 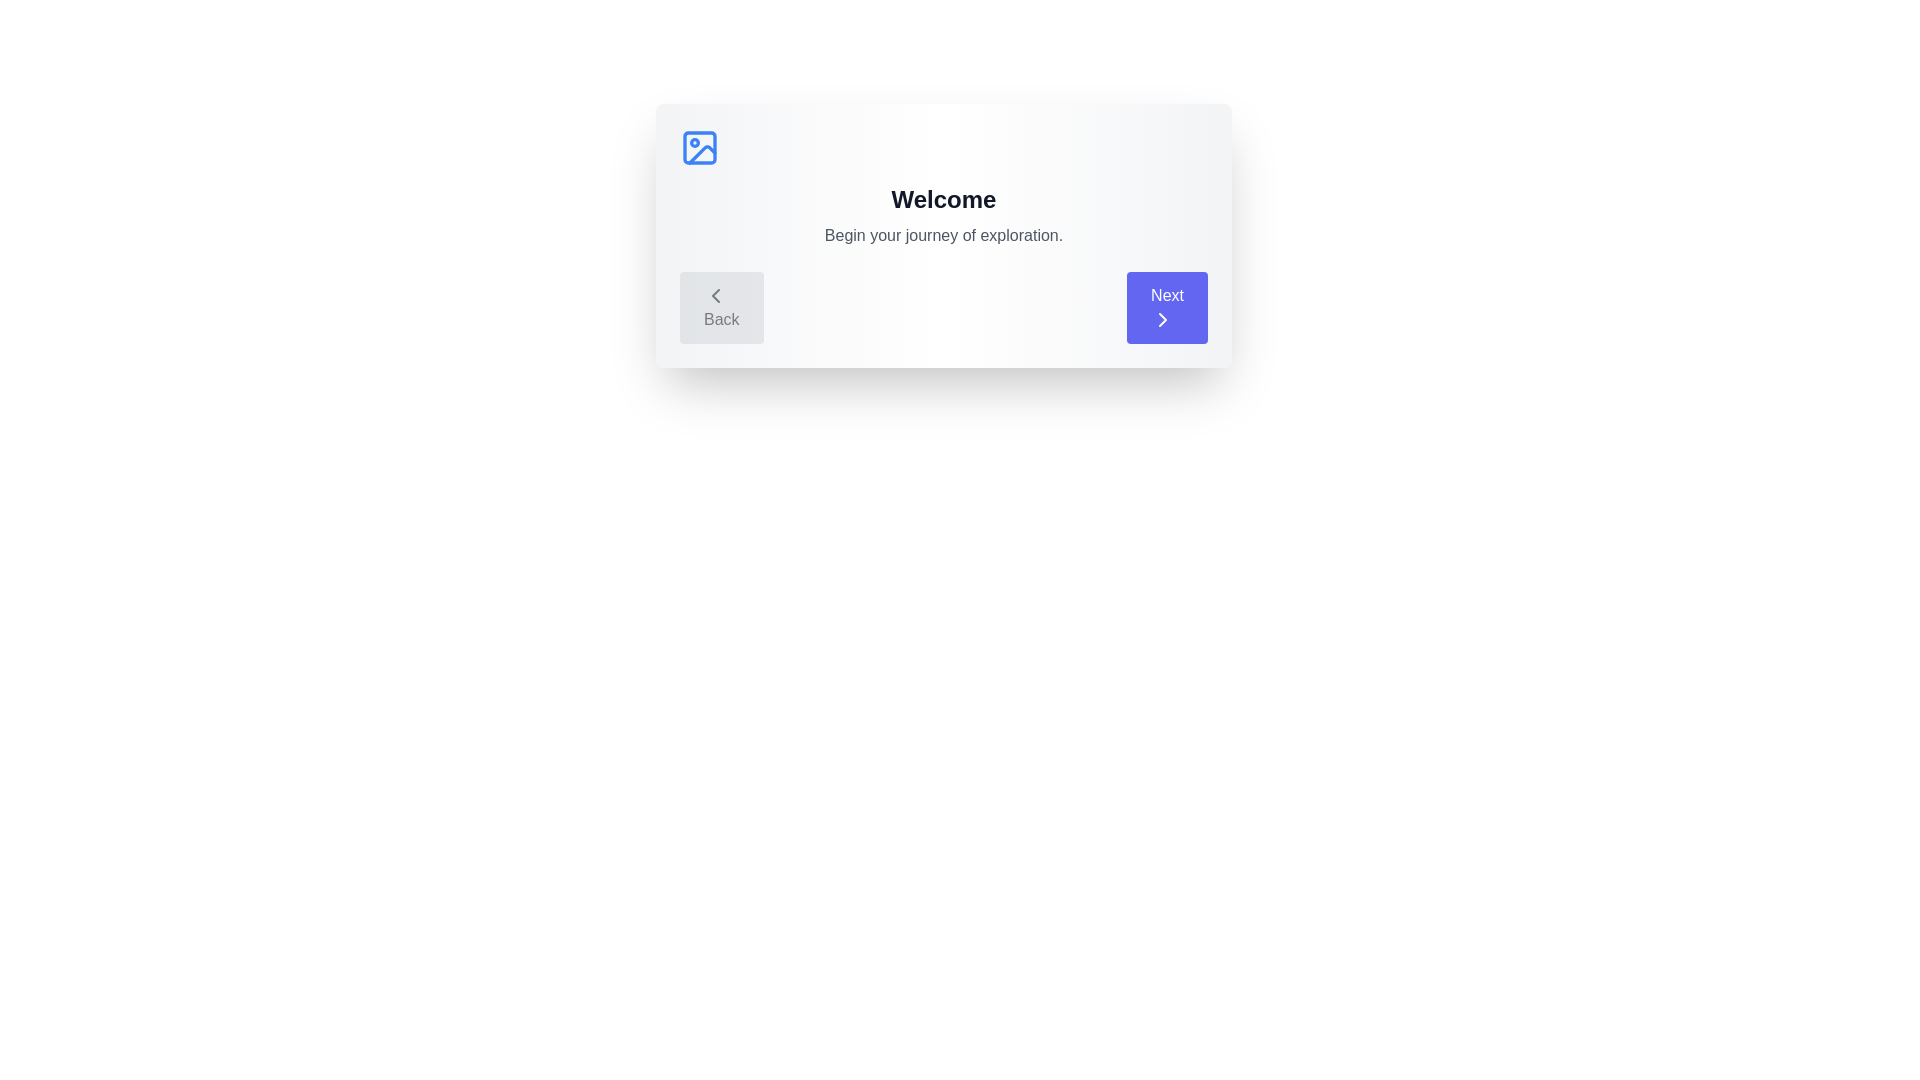 I want to click on the Back button to navigate through the steps, so click(x=720, y=308).